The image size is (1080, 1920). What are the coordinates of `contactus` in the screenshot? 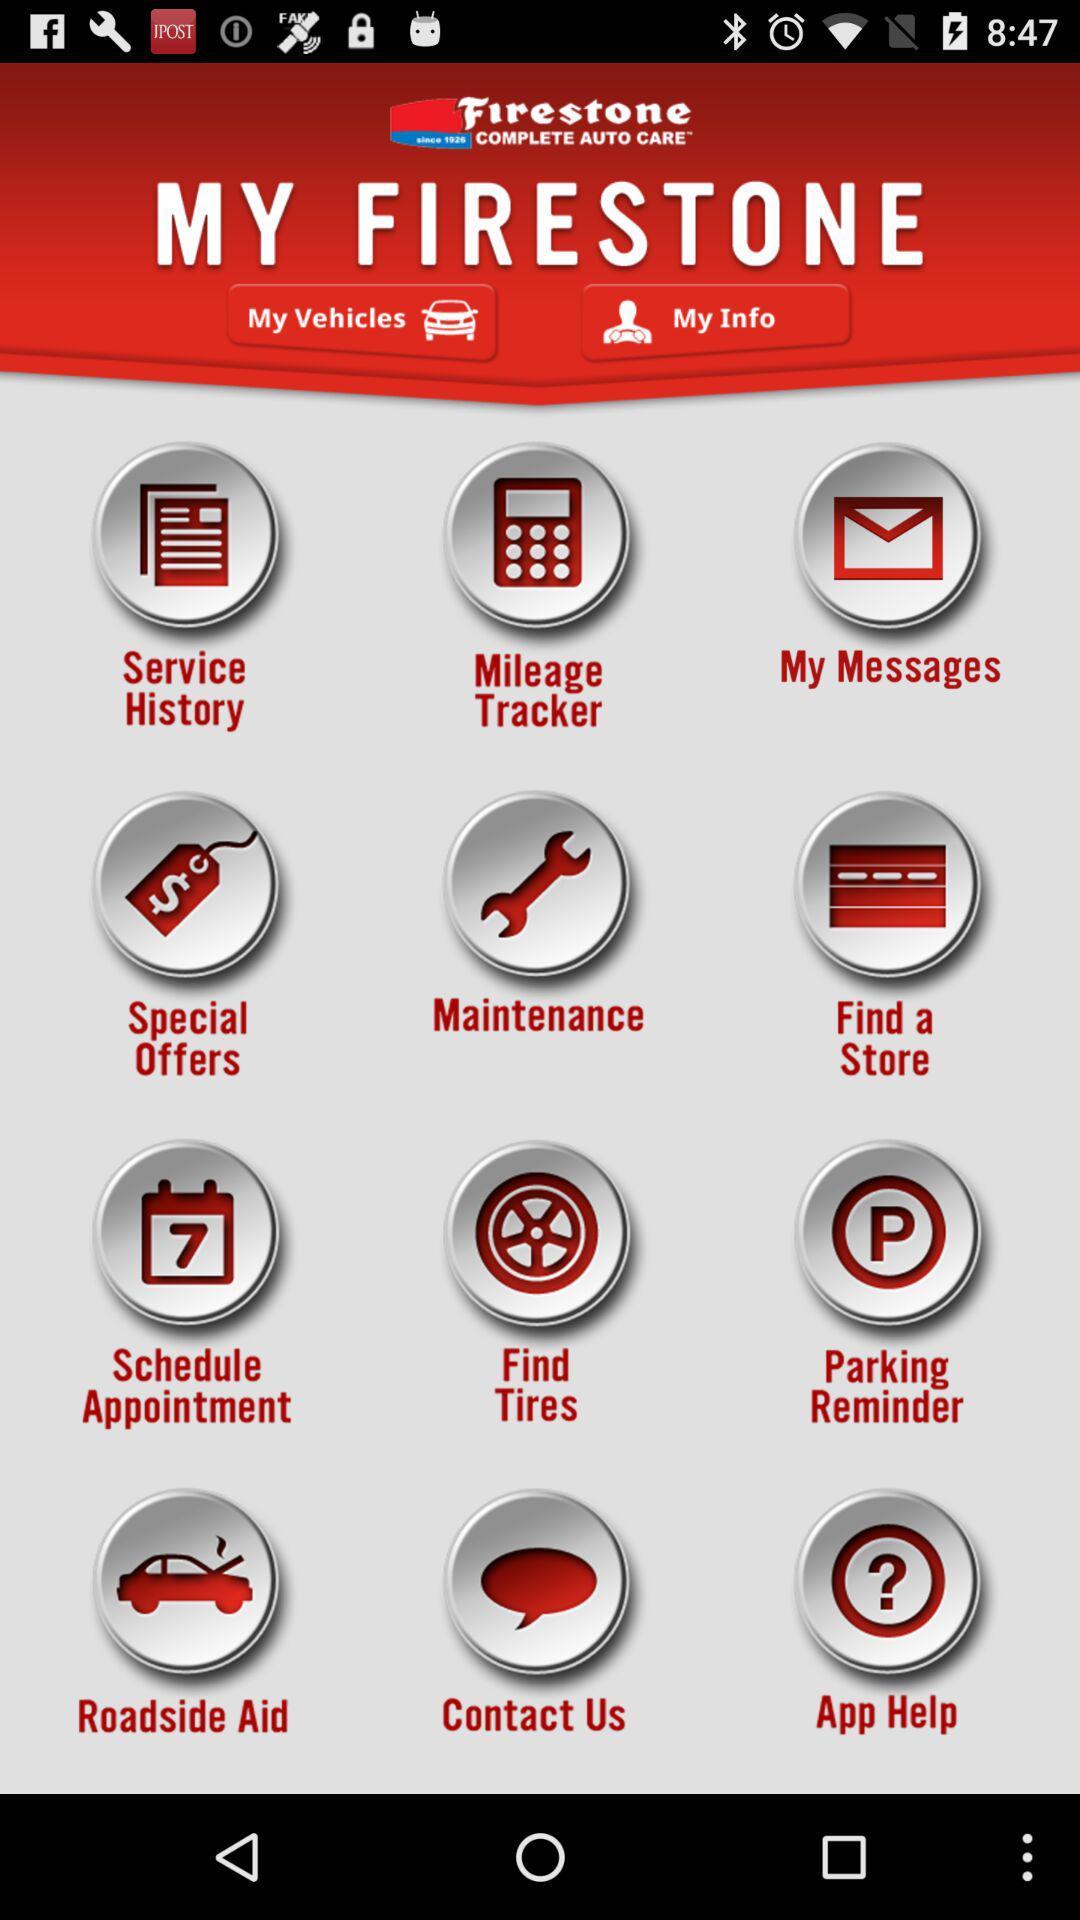 It's located at (540, 1633).